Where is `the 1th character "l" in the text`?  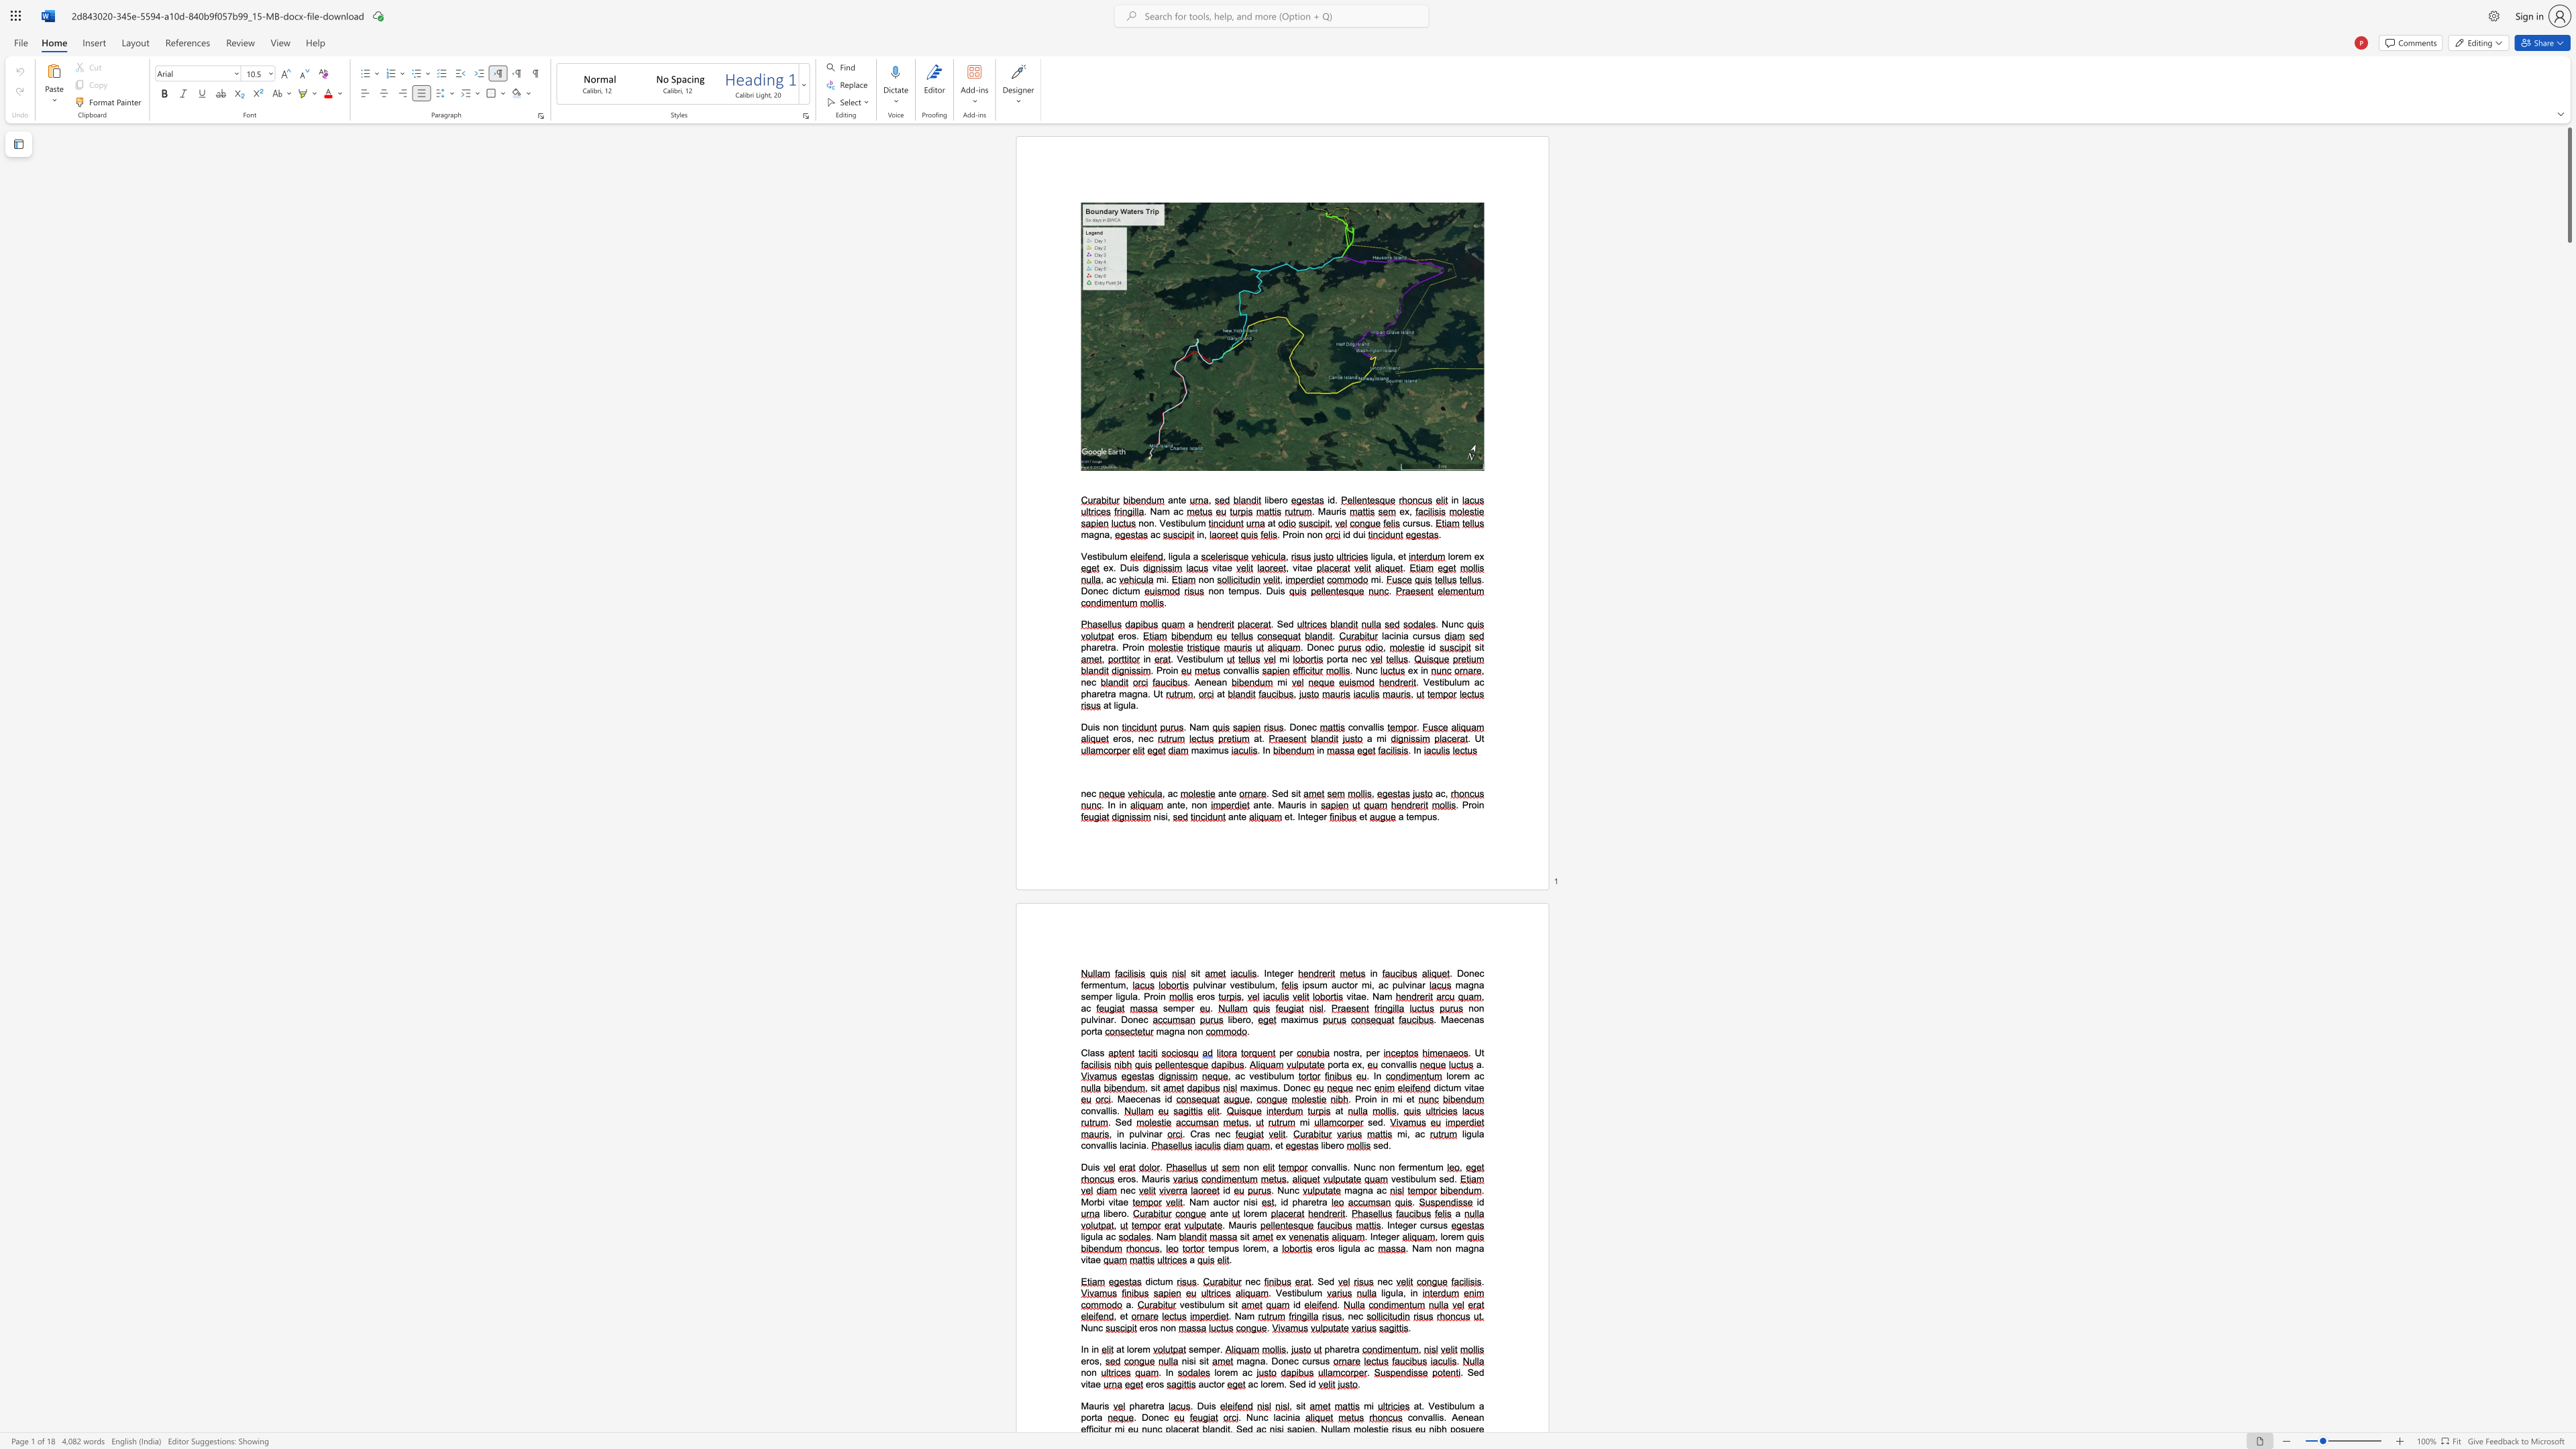
the 1th character "l" in the text is located at coordinates (1381, 1293).